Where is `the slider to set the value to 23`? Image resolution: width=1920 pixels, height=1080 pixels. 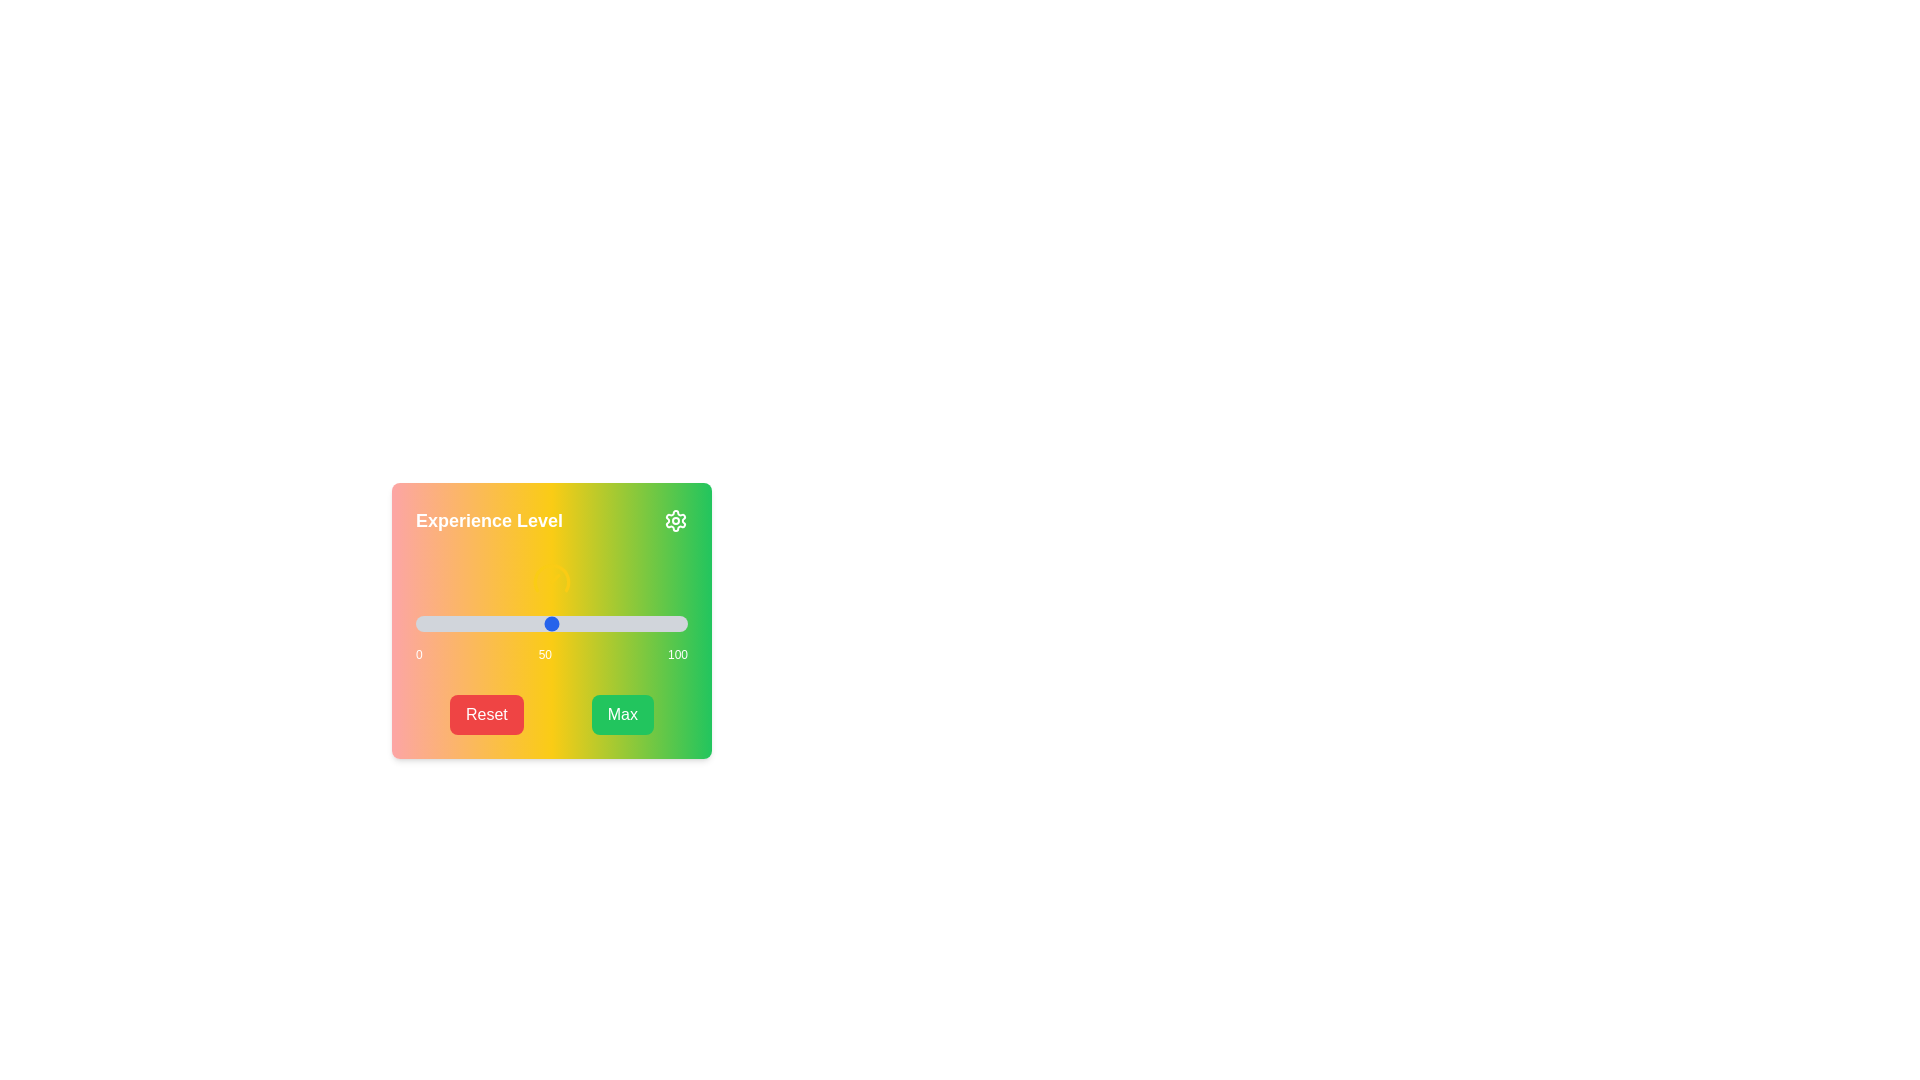
the slider to set the value to 23 is located at coordinates (477, 623).